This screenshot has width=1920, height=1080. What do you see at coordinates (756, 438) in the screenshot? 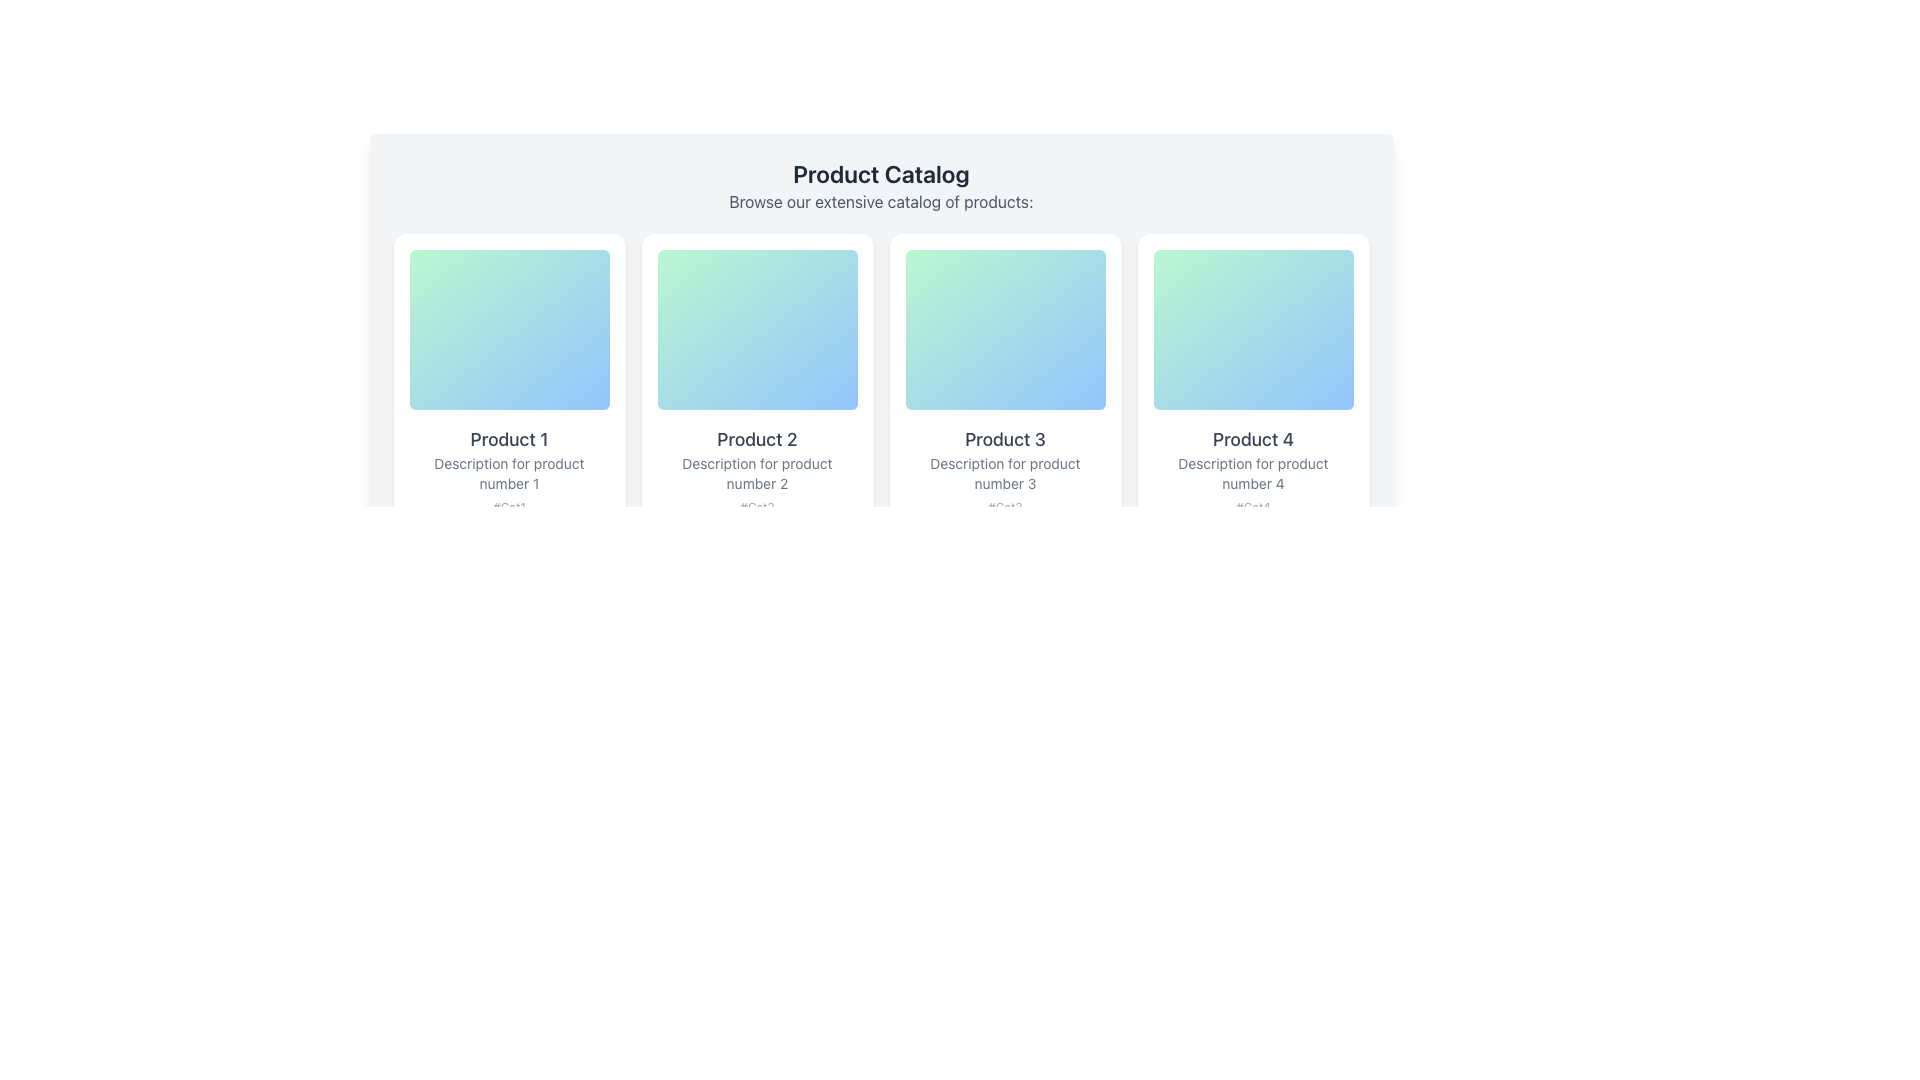
I see `the text label reading 'Product 2', which is styled in a medium gray font and positioned beneath a colorful gradient image` at bounding box center [756, 438].